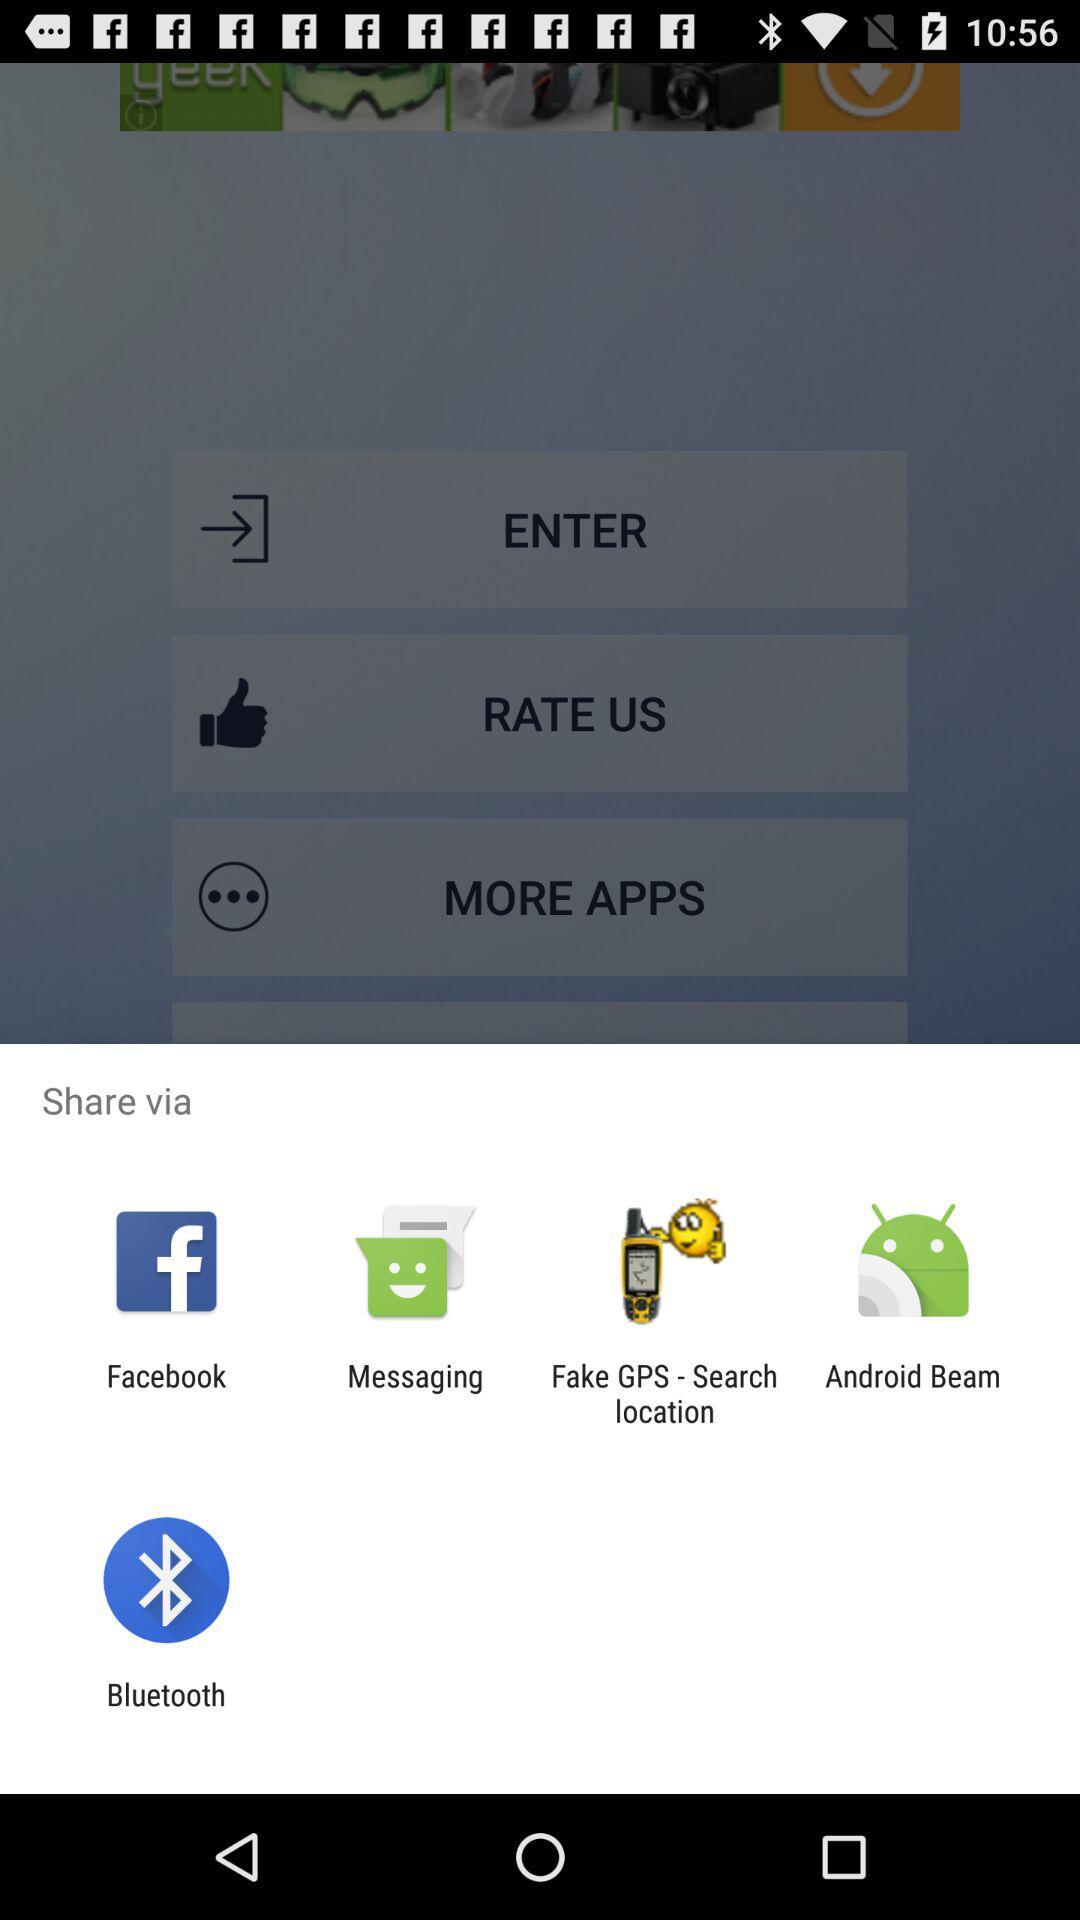 This screenshot has height=1920, width=1080. Describe the element at coordinates (913, 1392) in the screenshot. I see `the app next to fake gps search item` at that location.